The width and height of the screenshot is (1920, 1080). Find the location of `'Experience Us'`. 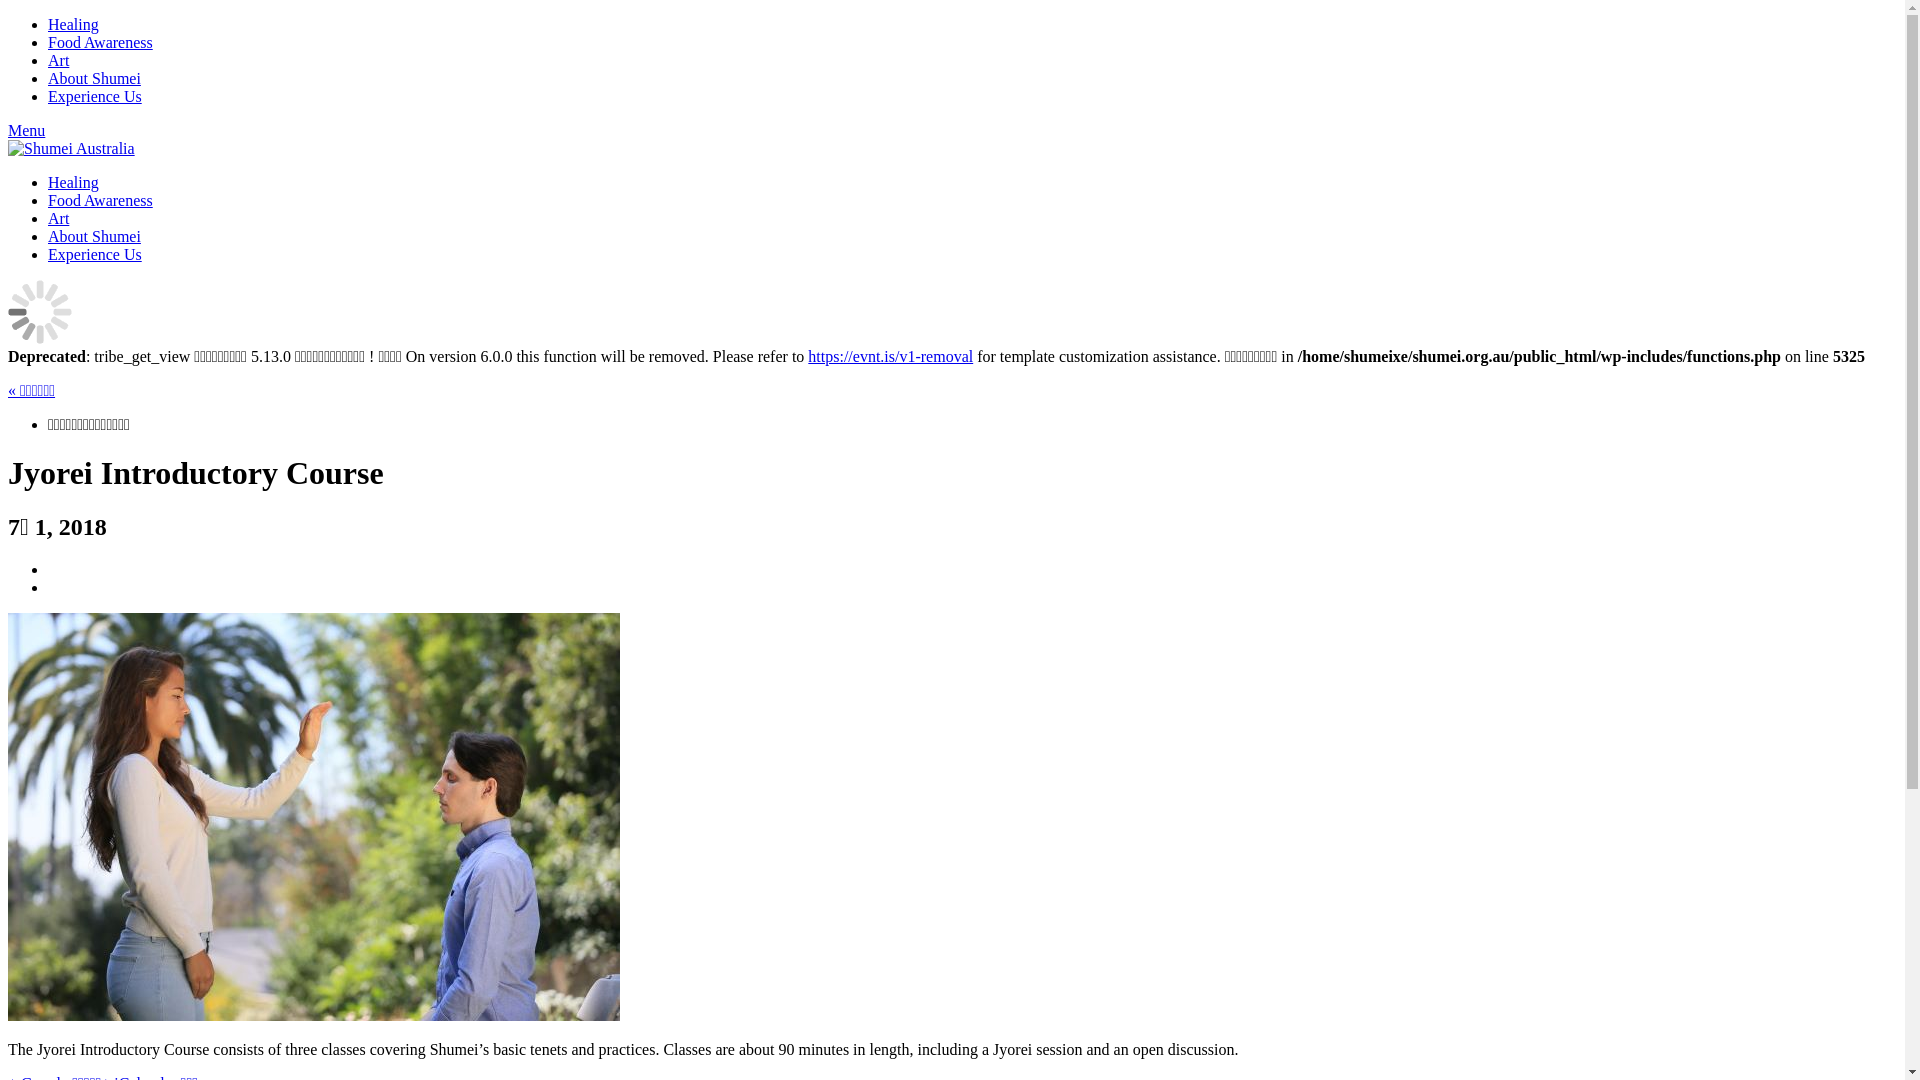

'Experience Us' is located at coordinates (94, 253).